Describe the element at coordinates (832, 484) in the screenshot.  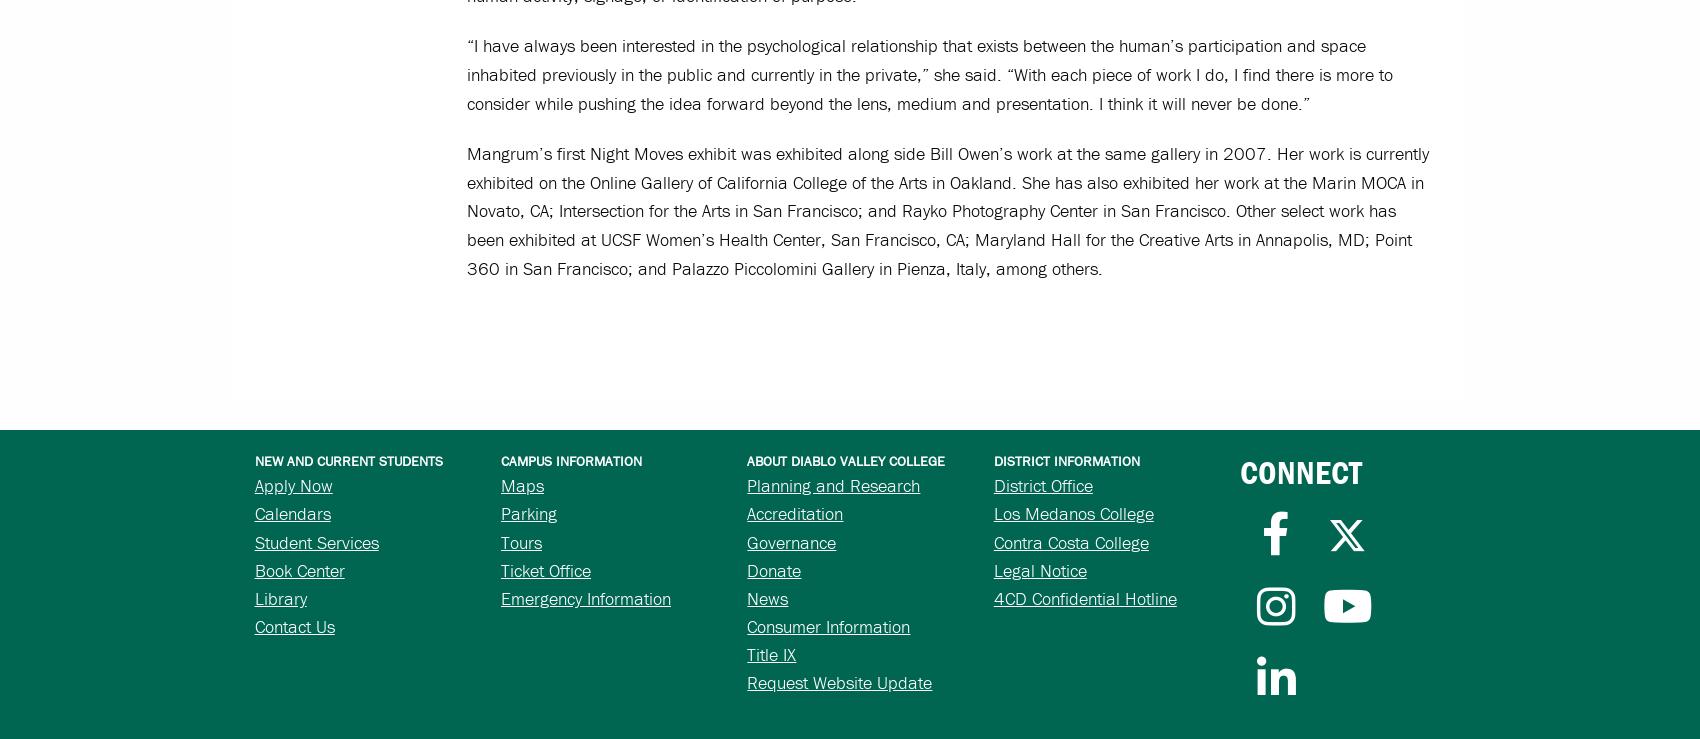
I see `'Planning and Research'` at that location.